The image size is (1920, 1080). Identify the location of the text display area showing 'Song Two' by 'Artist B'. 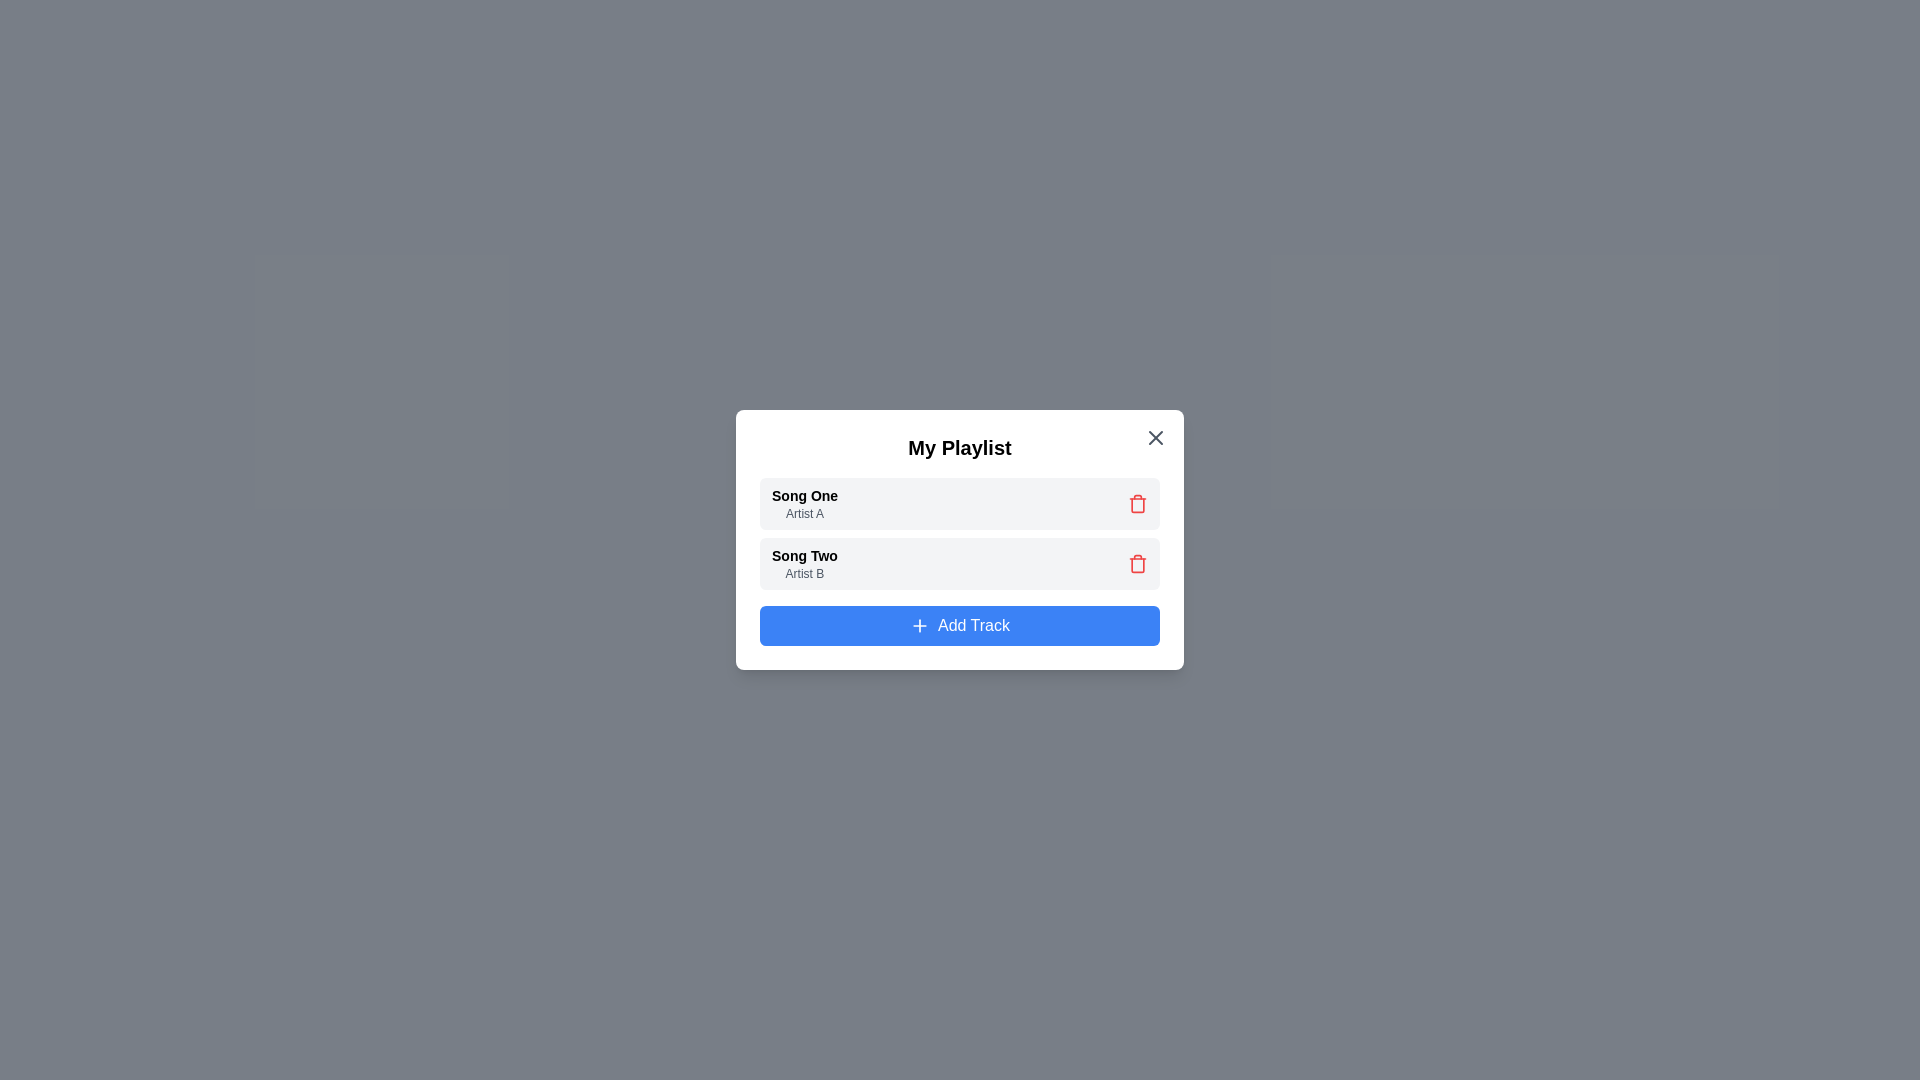
(804, 563).